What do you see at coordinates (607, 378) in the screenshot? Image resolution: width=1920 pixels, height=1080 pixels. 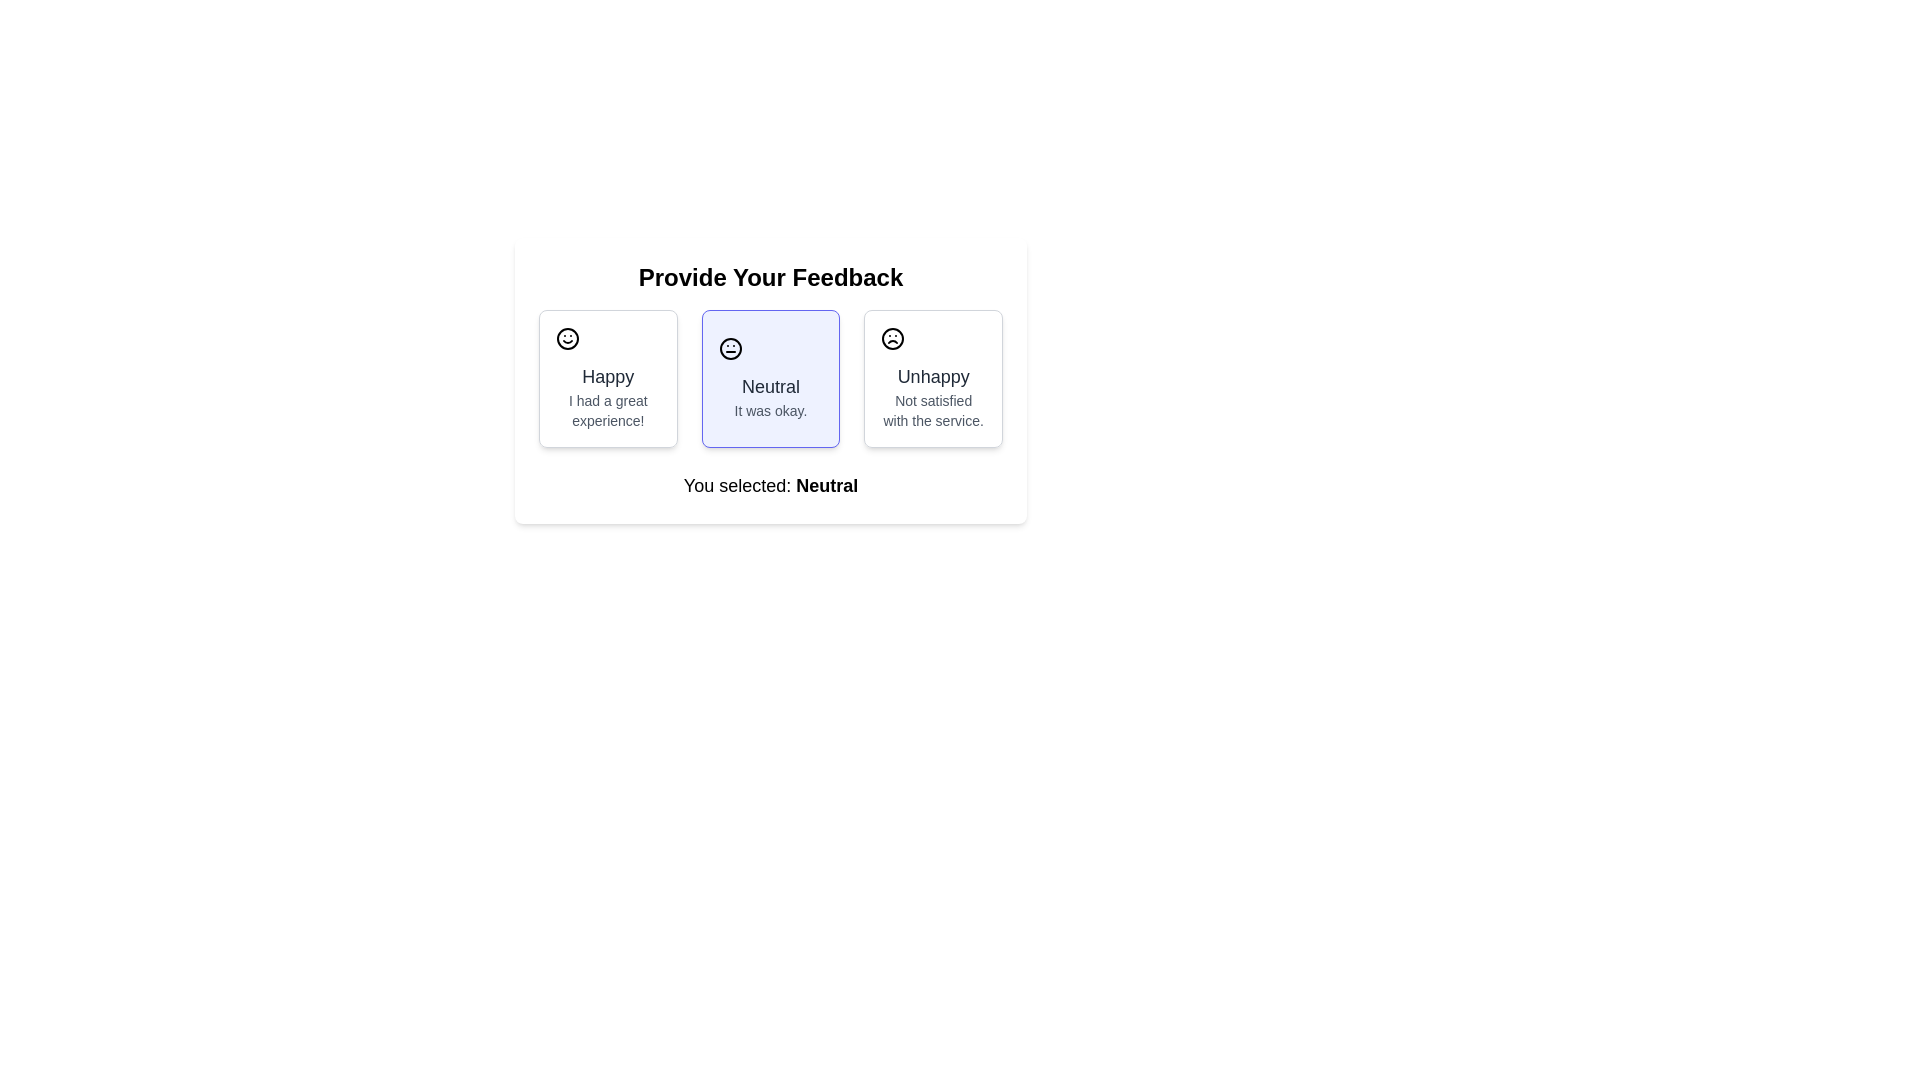 I see `the Feedback option labeled 'Happy I had a great experience!' using the keyboard` at bounding box center [607, 378].